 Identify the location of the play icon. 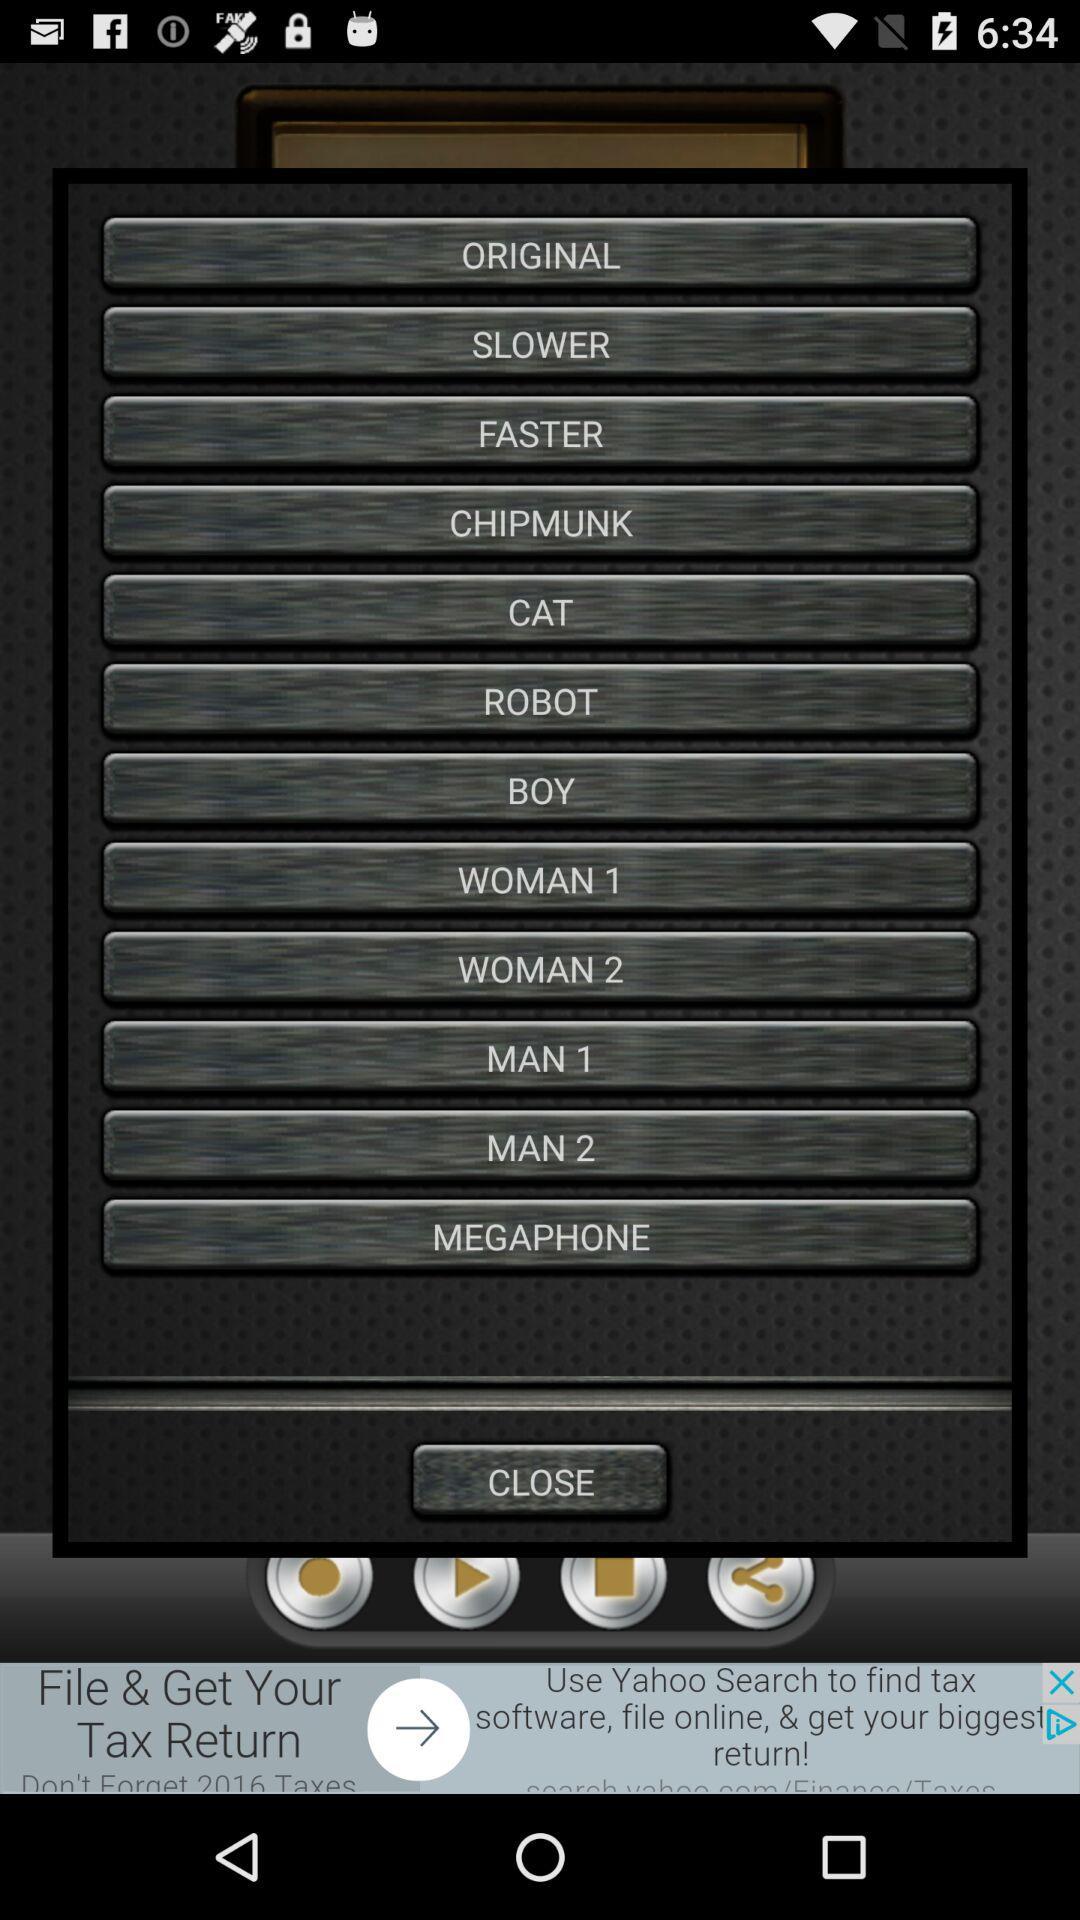
(466, 1686).